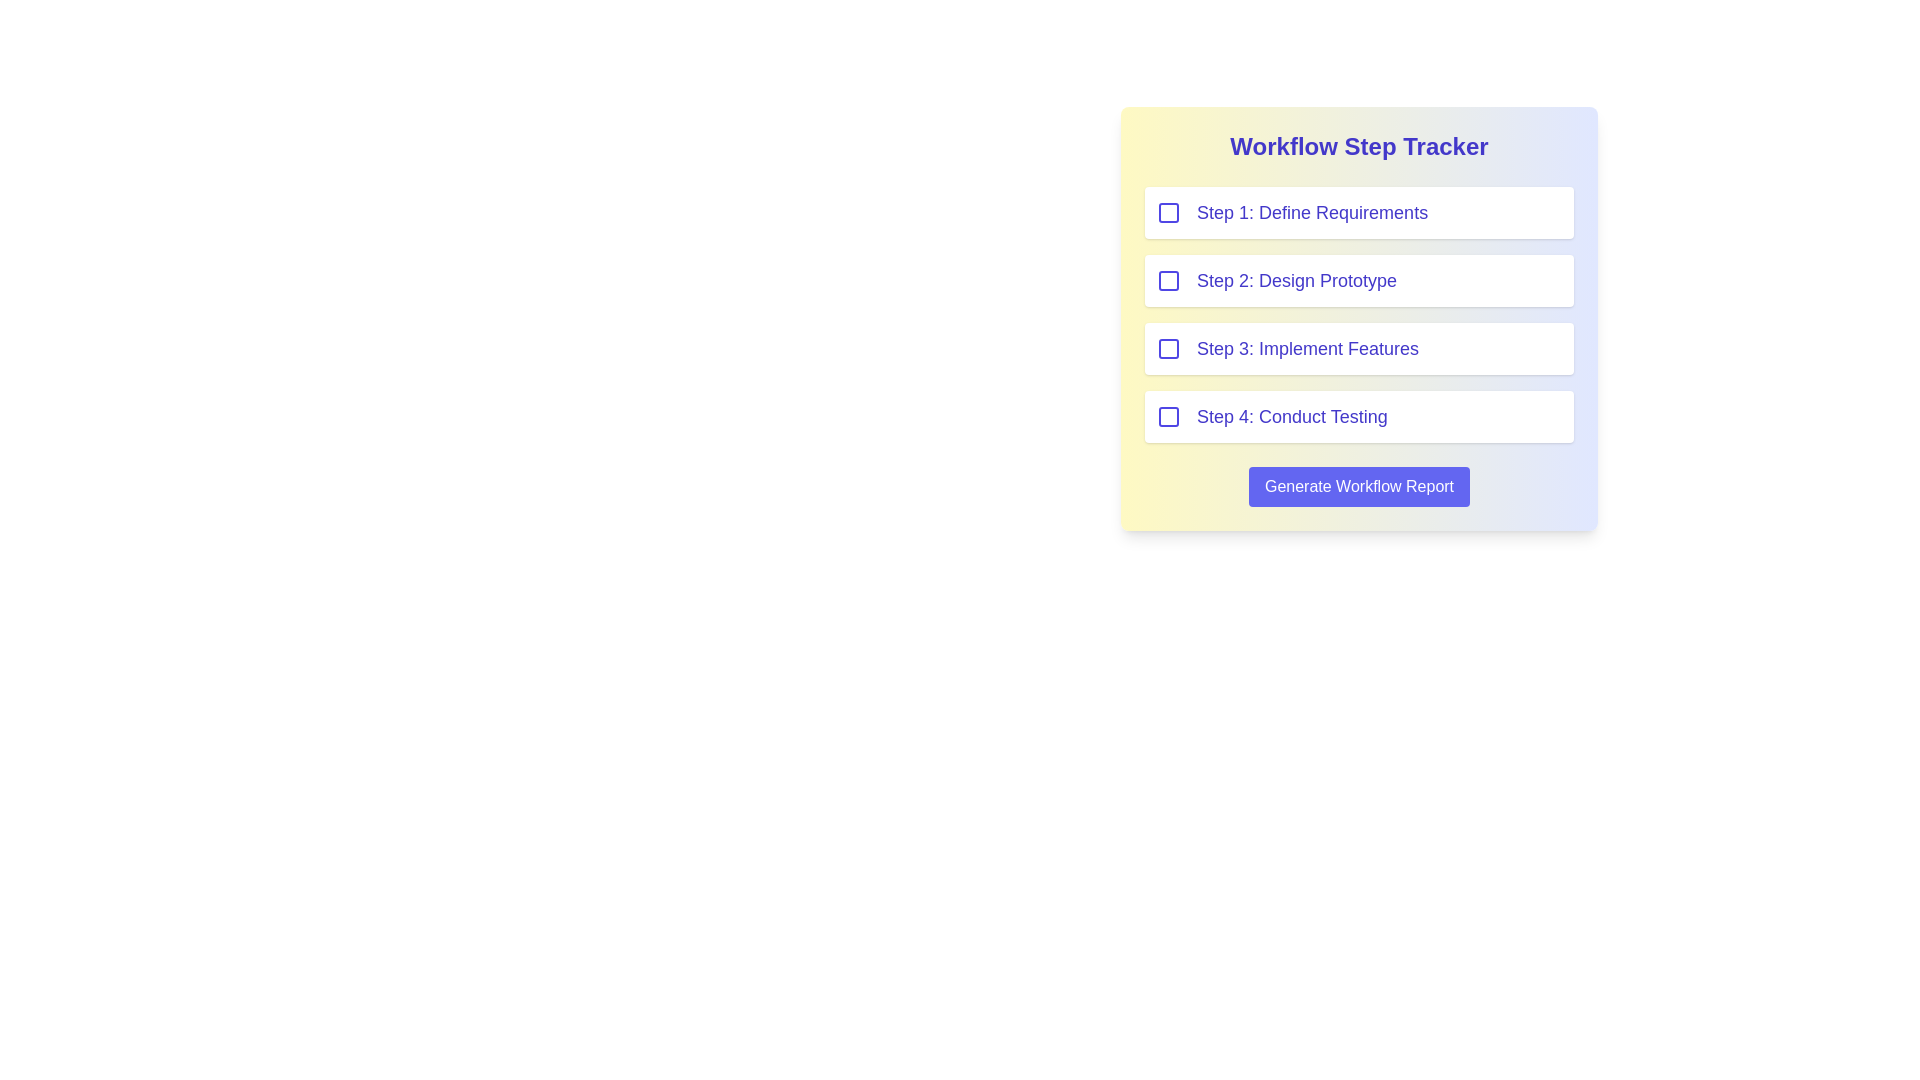  What do you see at coordinates (1359, 486) in the screenshot?
I see `the blue button labeled 'Generate Workflow Report' located below 'Step 4: Conduct Testing' in the 'Workflow Step Tracker' to generate the workflow report` at bounding box center [1359, 486].